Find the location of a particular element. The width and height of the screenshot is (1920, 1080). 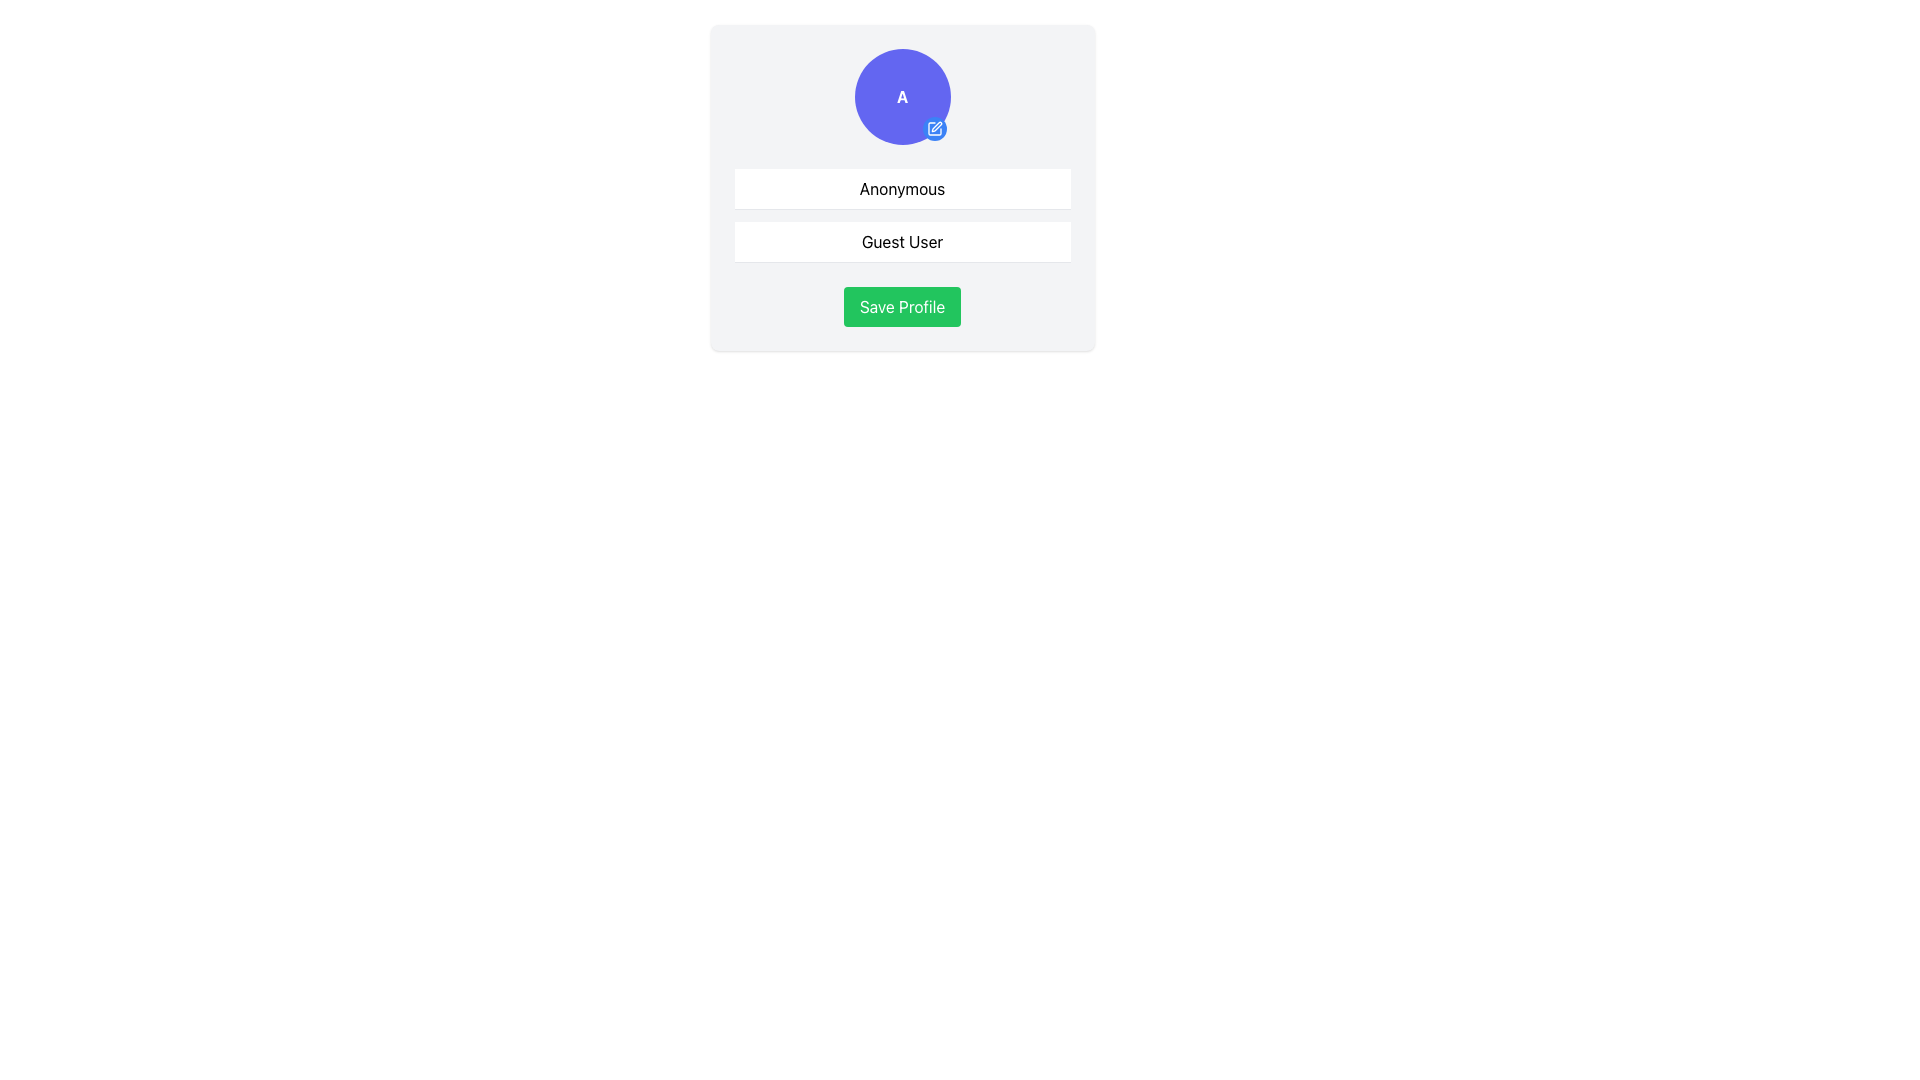

to focus on the text input field for entering the user's name, which is the first input field positioned below the circular avatar image is located at coordinates (901, 188).